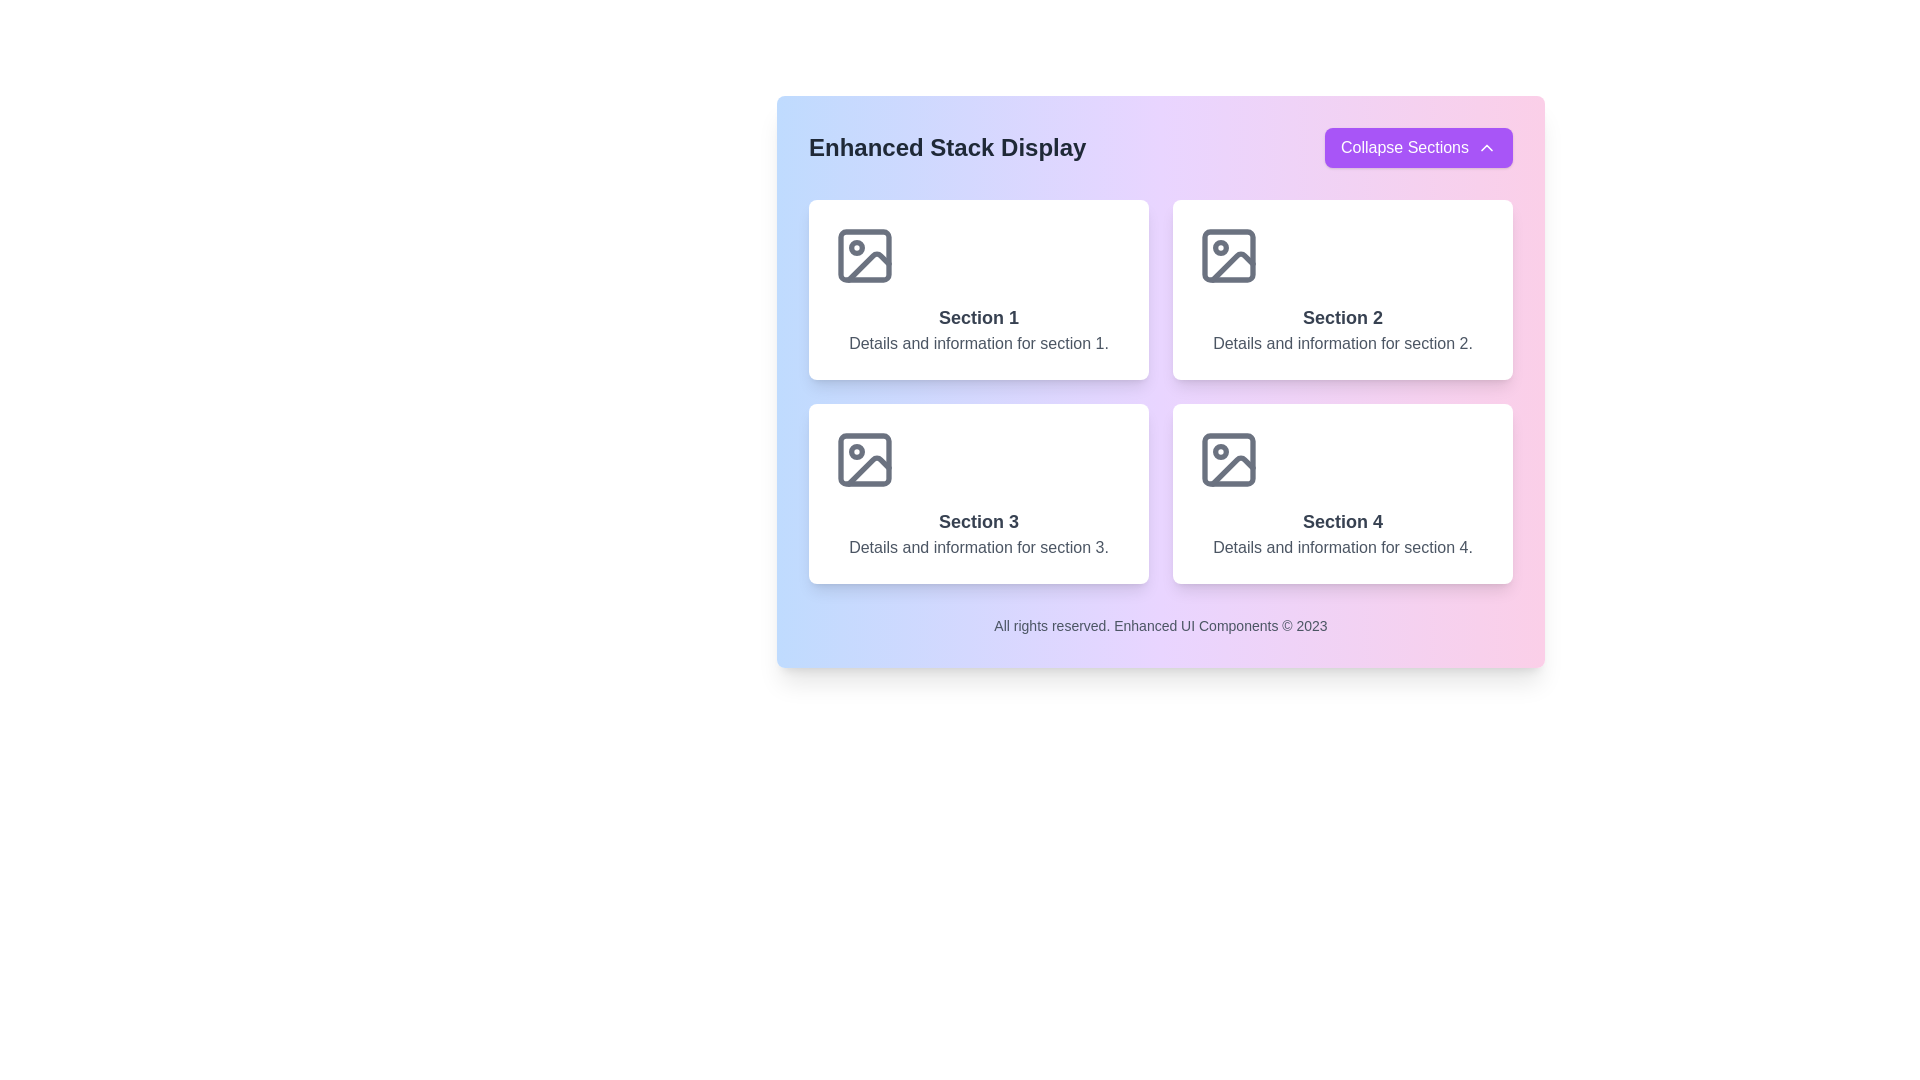 Image resolution: width=1920 pixels, height=1080 pixels. Describe the element at coordinates (979, 547) in the screenshot. I see `the text line reading 'Details and information for section 3.' which is styled in gray and positioned as the second line within the bottom-left information box labeled 'Section 3.'` at that location.